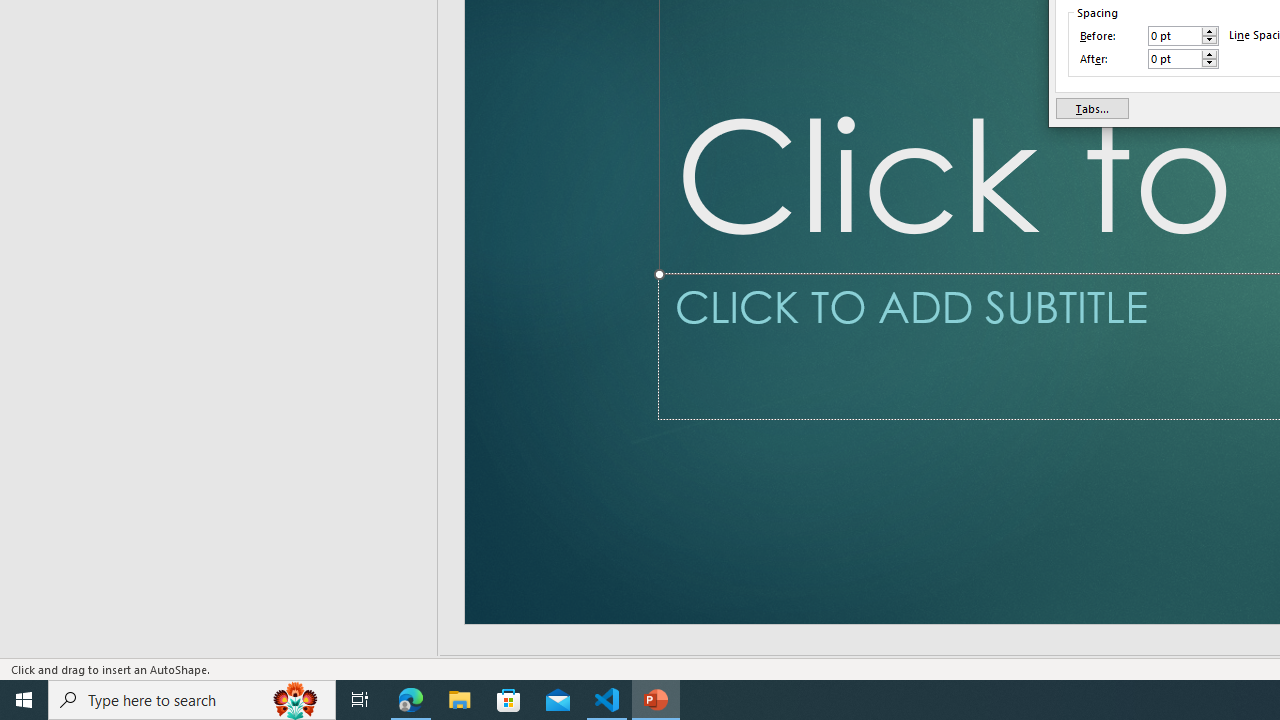  What do you see at coordinates (1208, 53) in the screenshot?
I see `'More'` at bounding box center [1208, 53].